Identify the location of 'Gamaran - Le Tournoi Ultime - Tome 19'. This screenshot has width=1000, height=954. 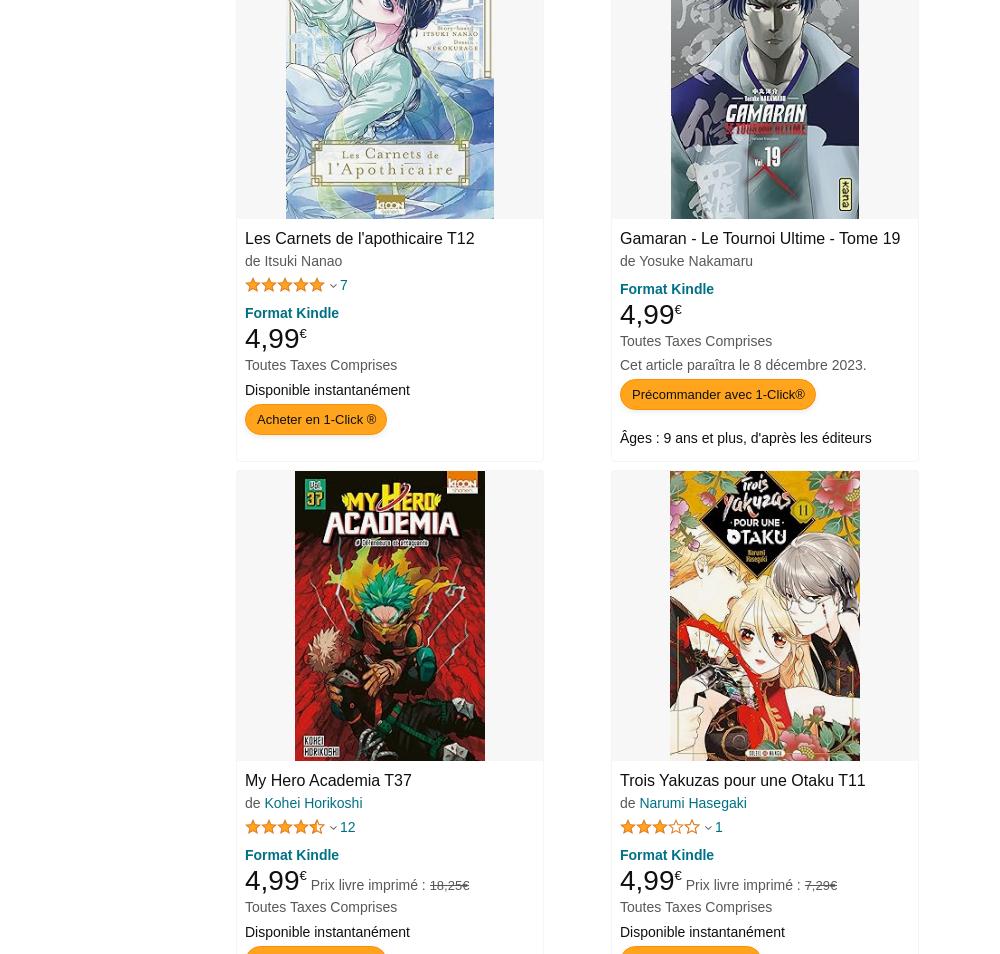
(760, 236).